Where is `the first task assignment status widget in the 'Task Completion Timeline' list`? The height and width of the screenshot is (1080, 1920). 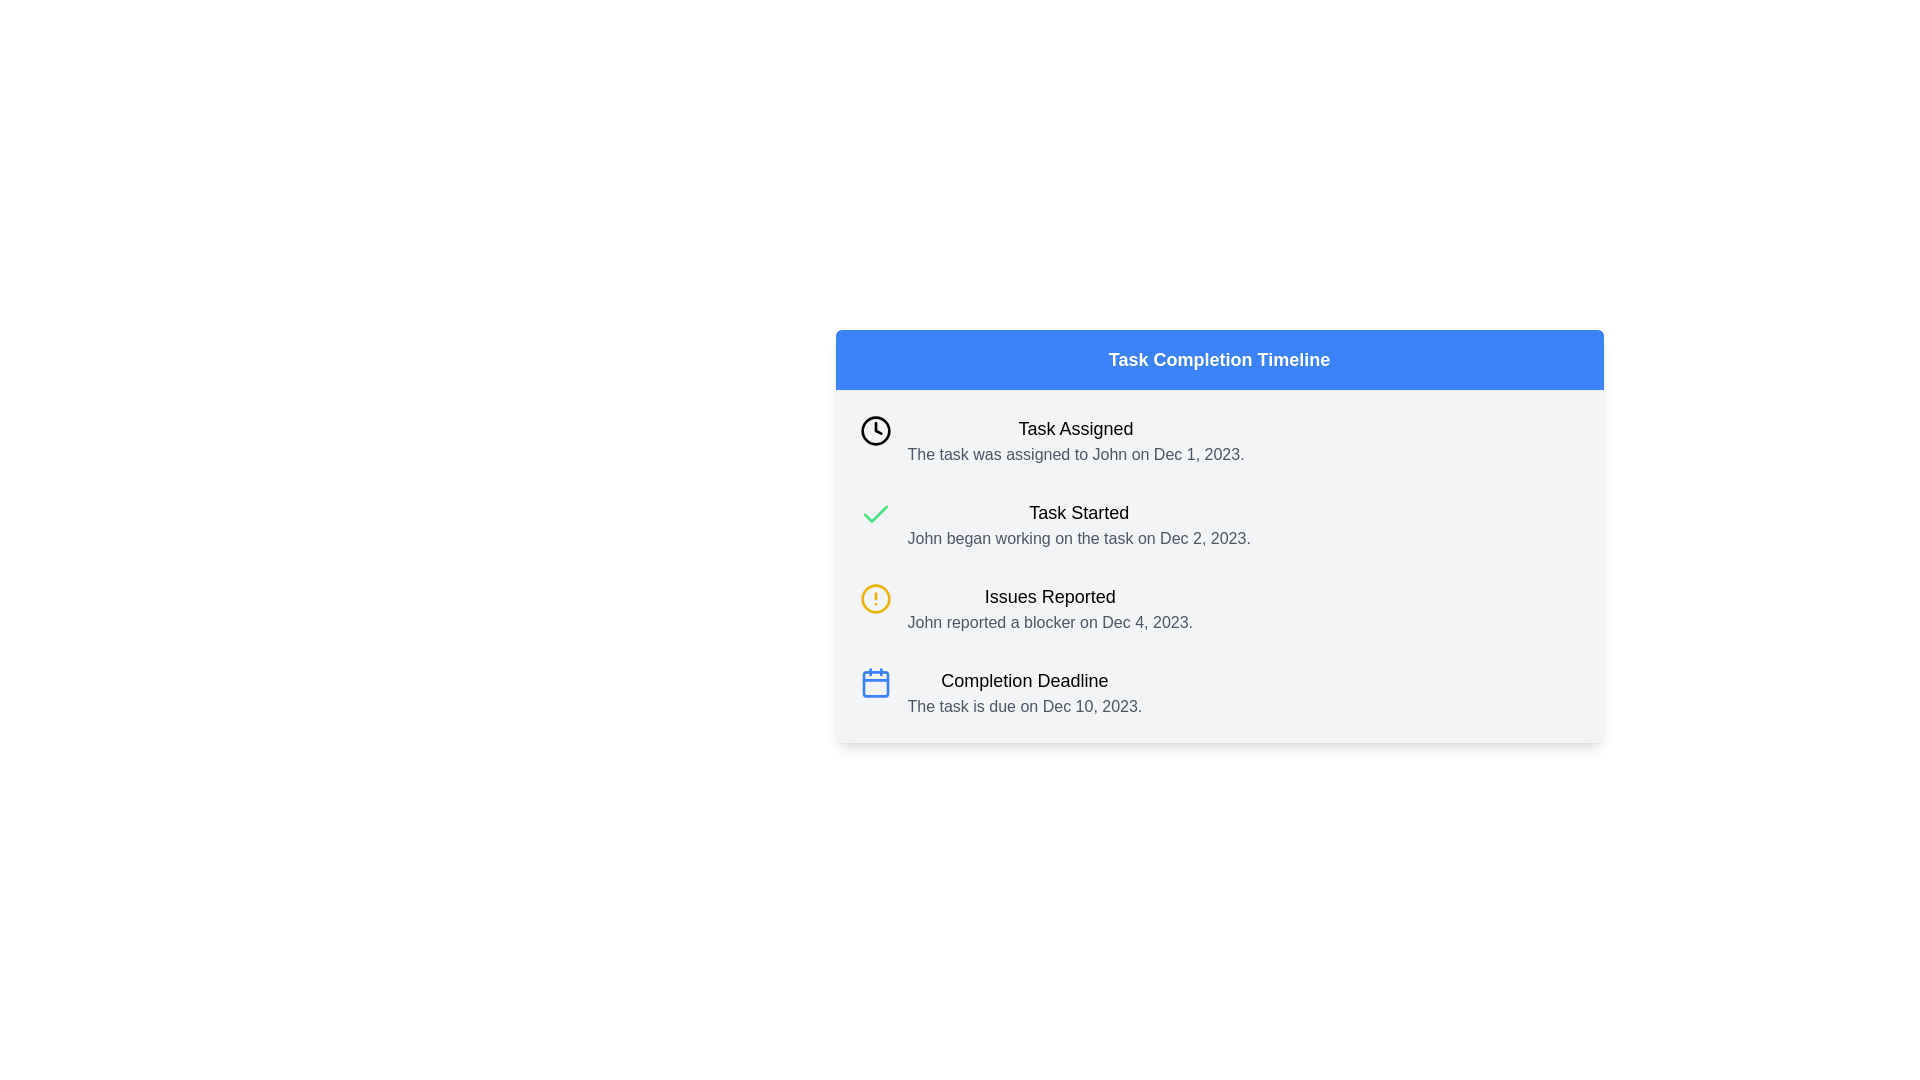 the first task assignment status widget in the 'Task Completion Timeline' list is located at coordinates (1218, 439).